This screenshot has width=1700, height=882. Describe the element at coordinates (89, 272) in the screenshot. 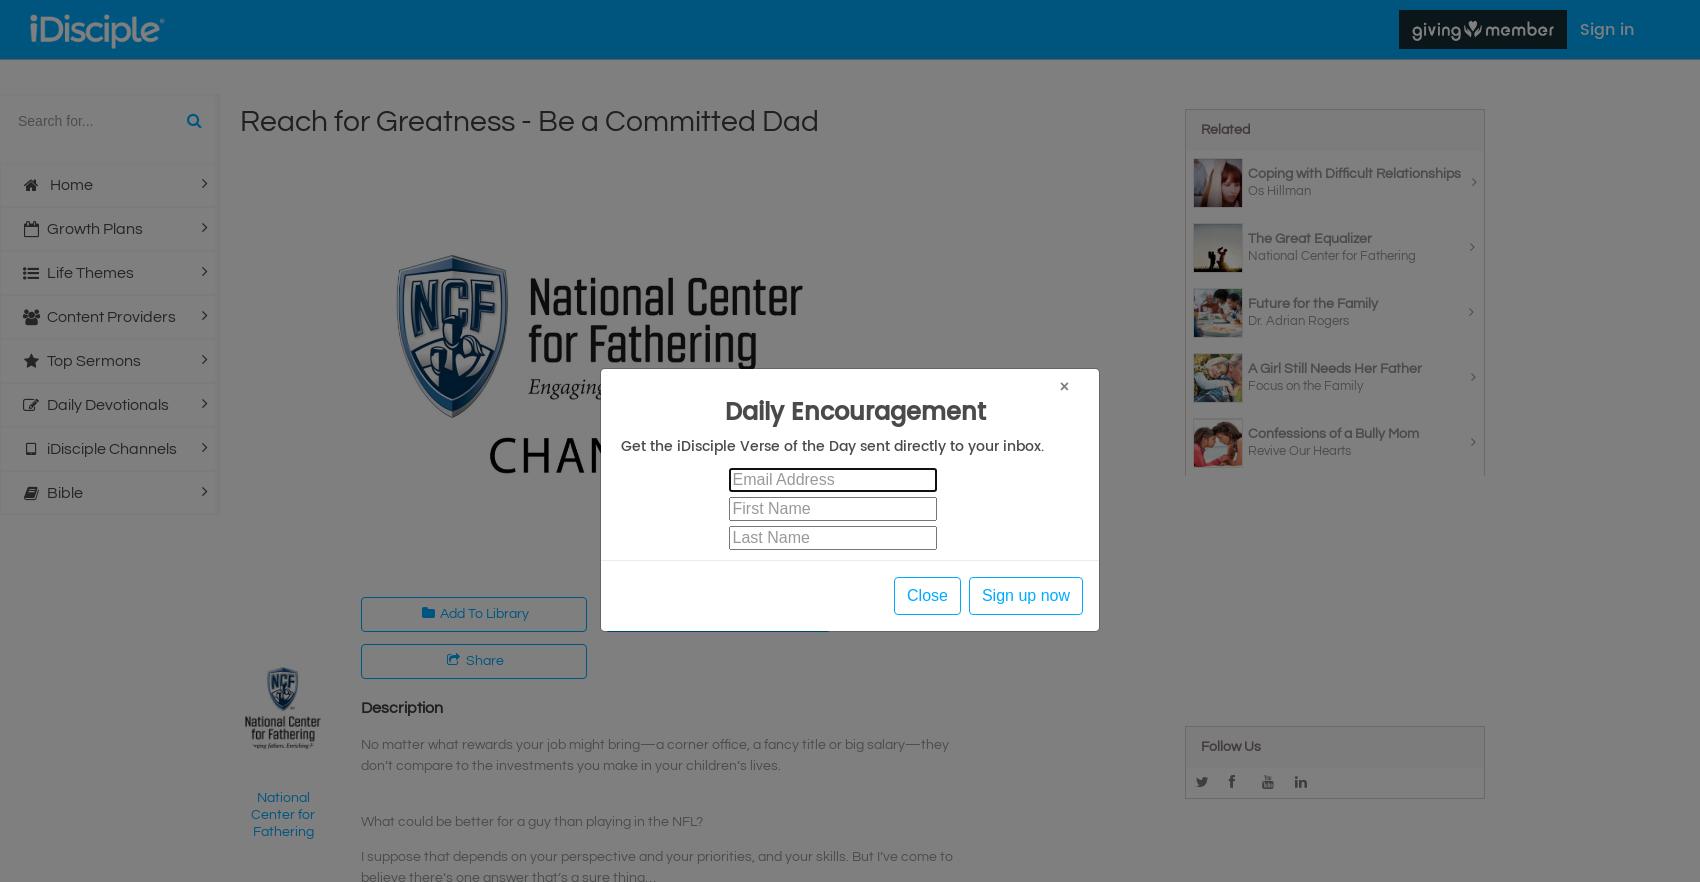

I see `'Life Themes'` at that location.